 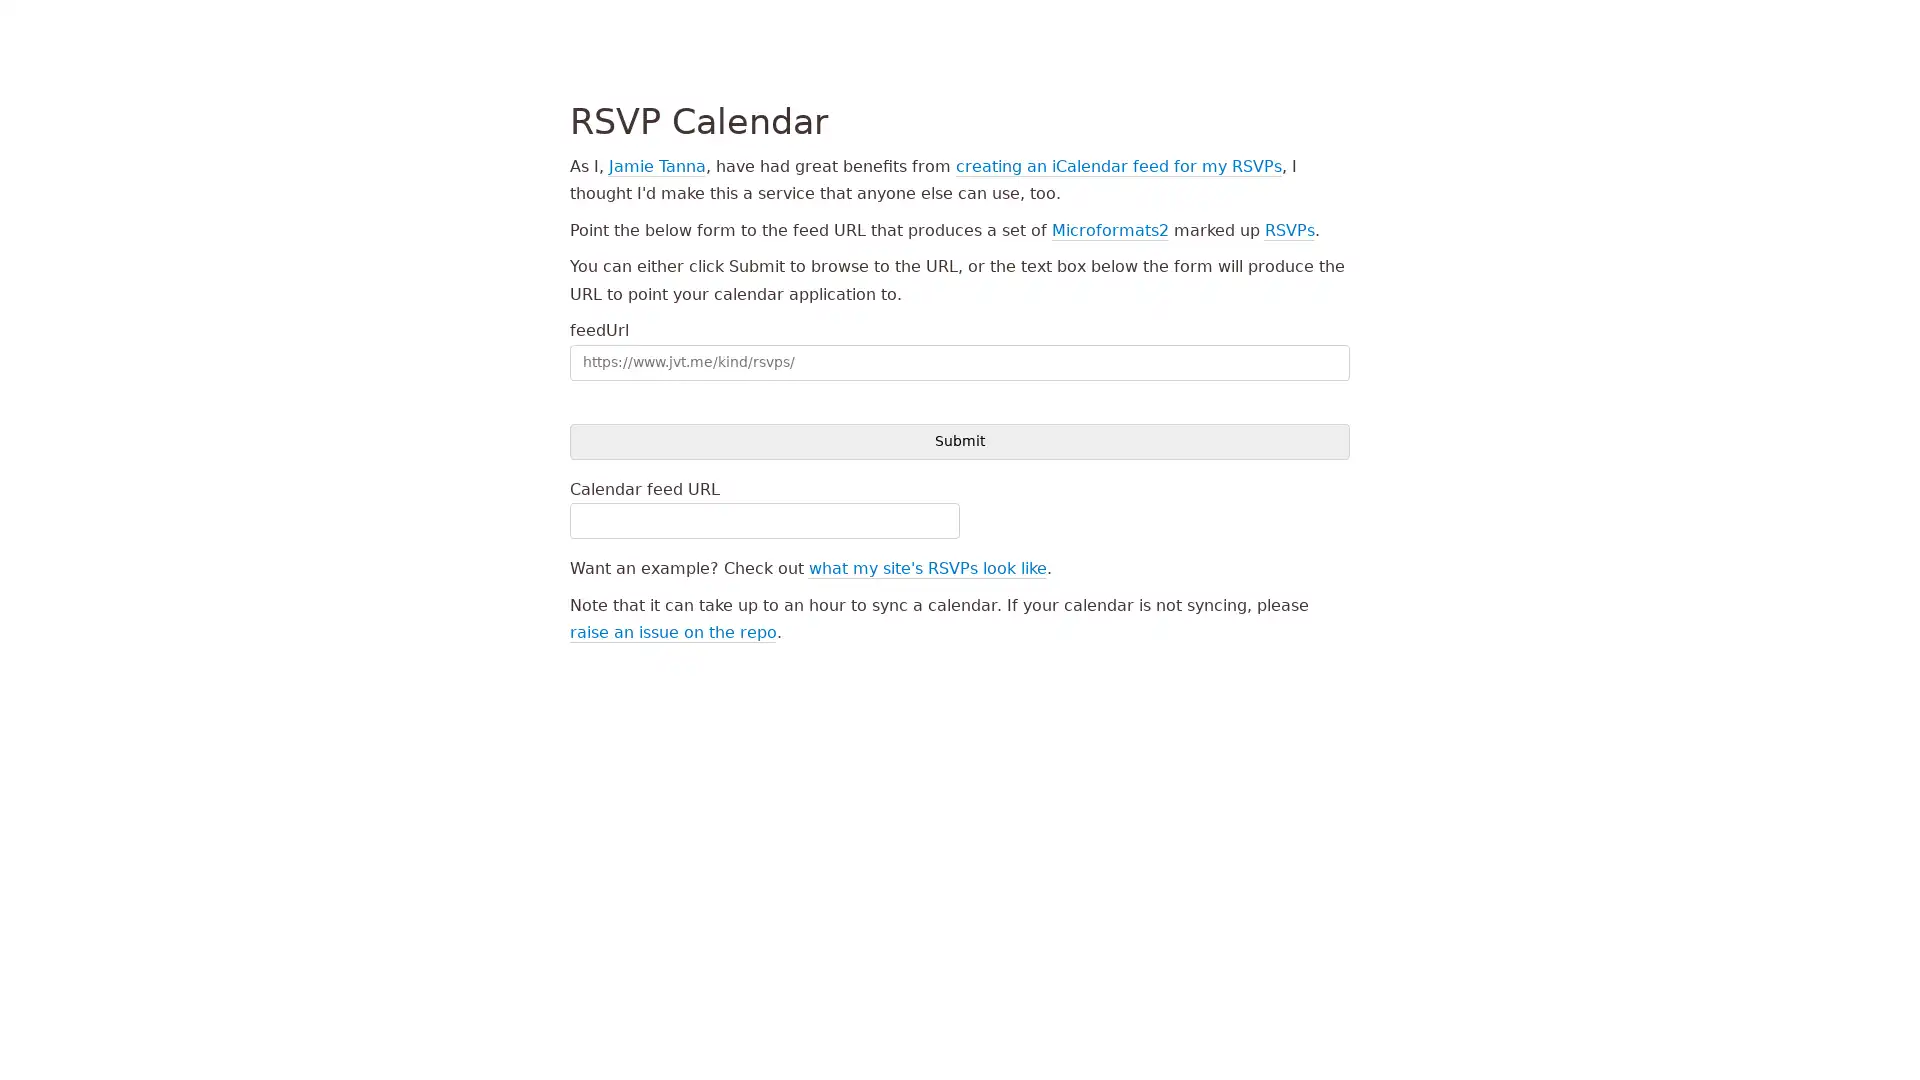 I want to click on Submit, so click(x=958, y=439).